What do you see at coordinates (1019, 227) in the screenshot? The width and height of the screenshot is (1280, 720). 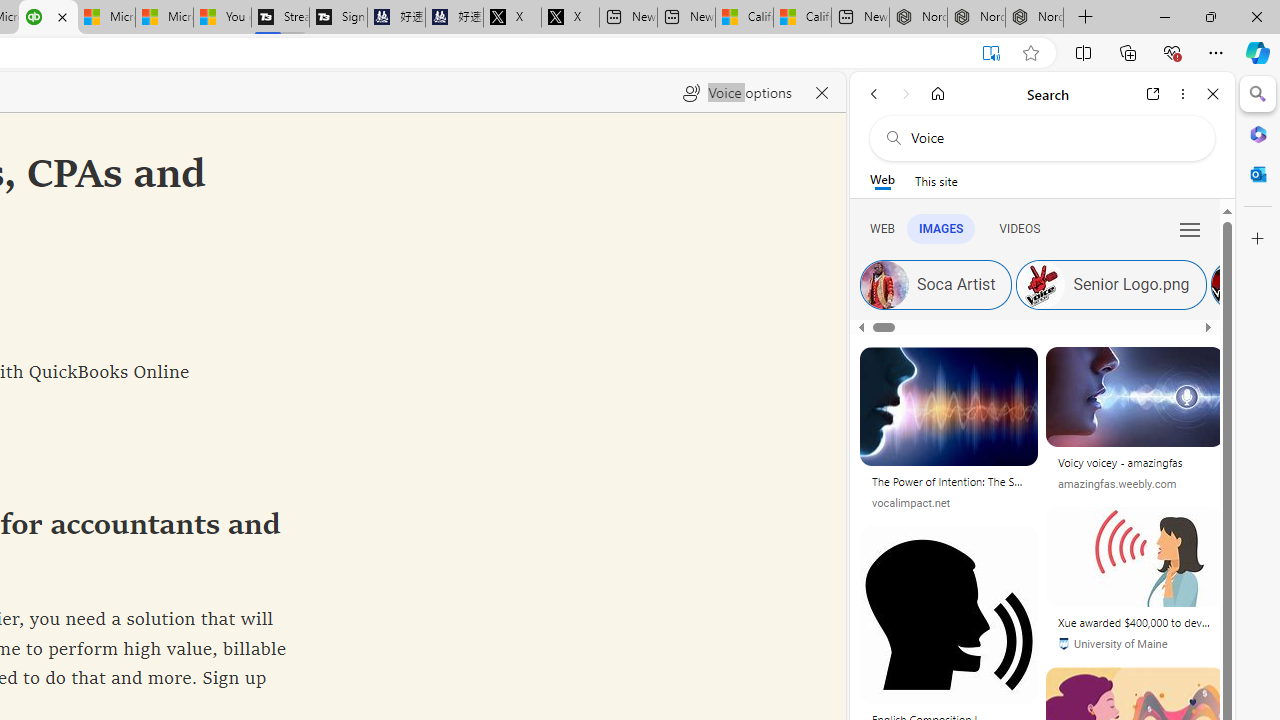 I see `'VIDEOS'` at bounding box center [1019, 227].